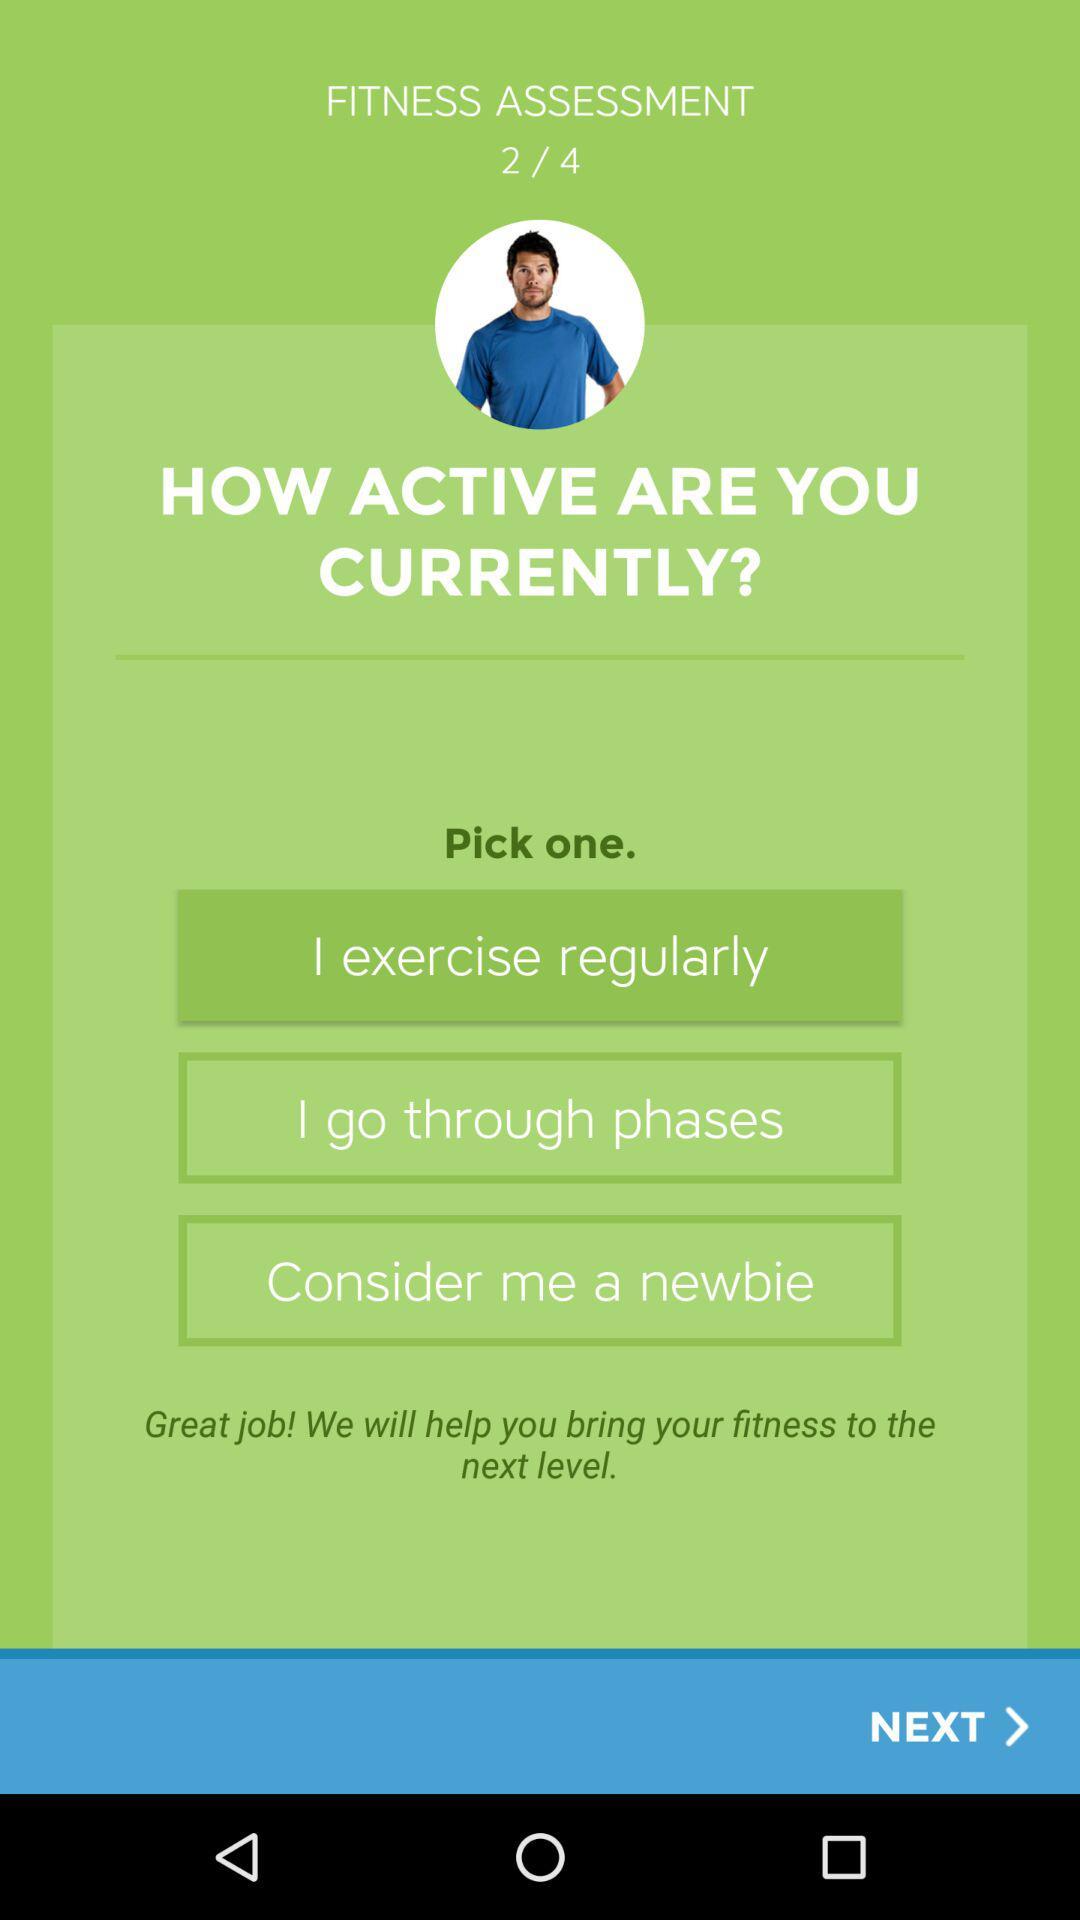  Describe the element at coordinates (540, 954) in the screenshot. I see `the item above i go through icon` at that location.